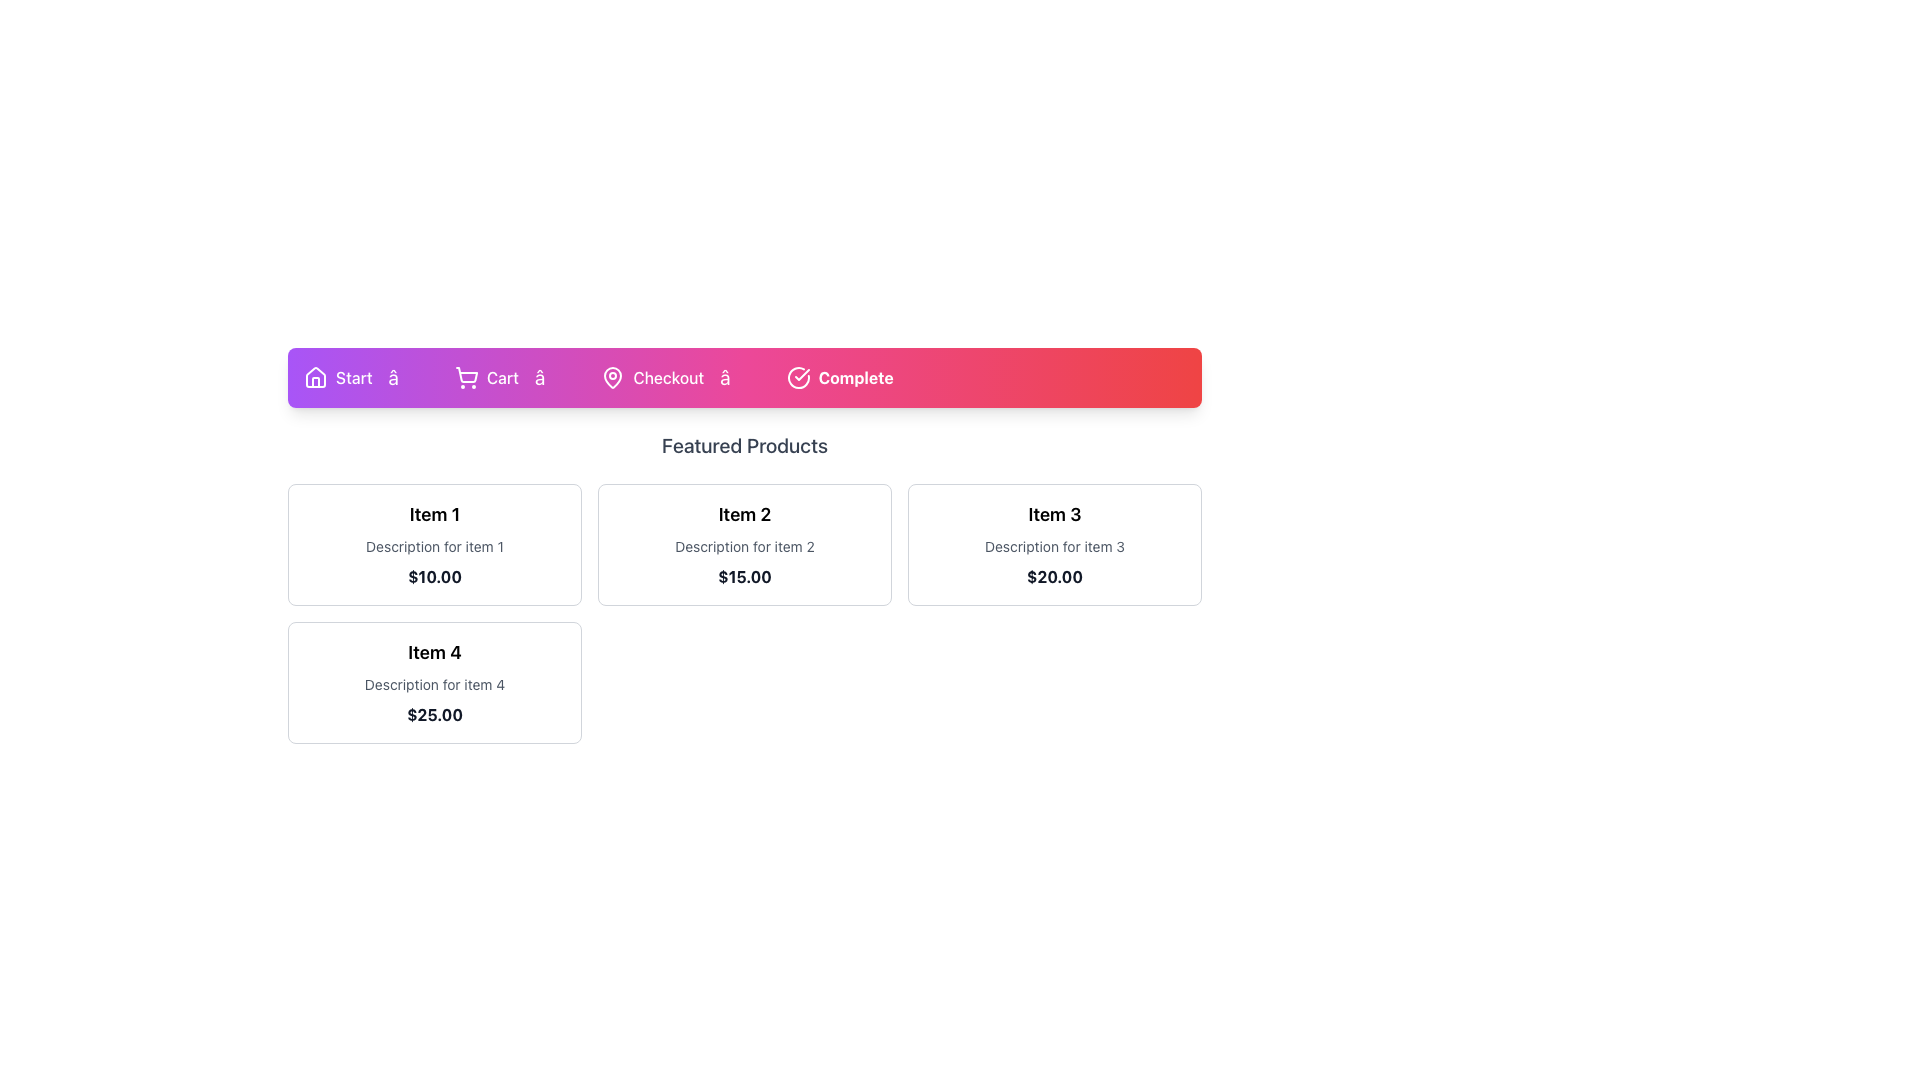  What do you see at coordinates (412, 378) in the screenshot?
I see `the second arrow-like separator in the sequence of navigation indicators, which is positioned between the 'Start' and 'Cart' indicators, located at the top center of the interface` at bounding box center [412, 378].